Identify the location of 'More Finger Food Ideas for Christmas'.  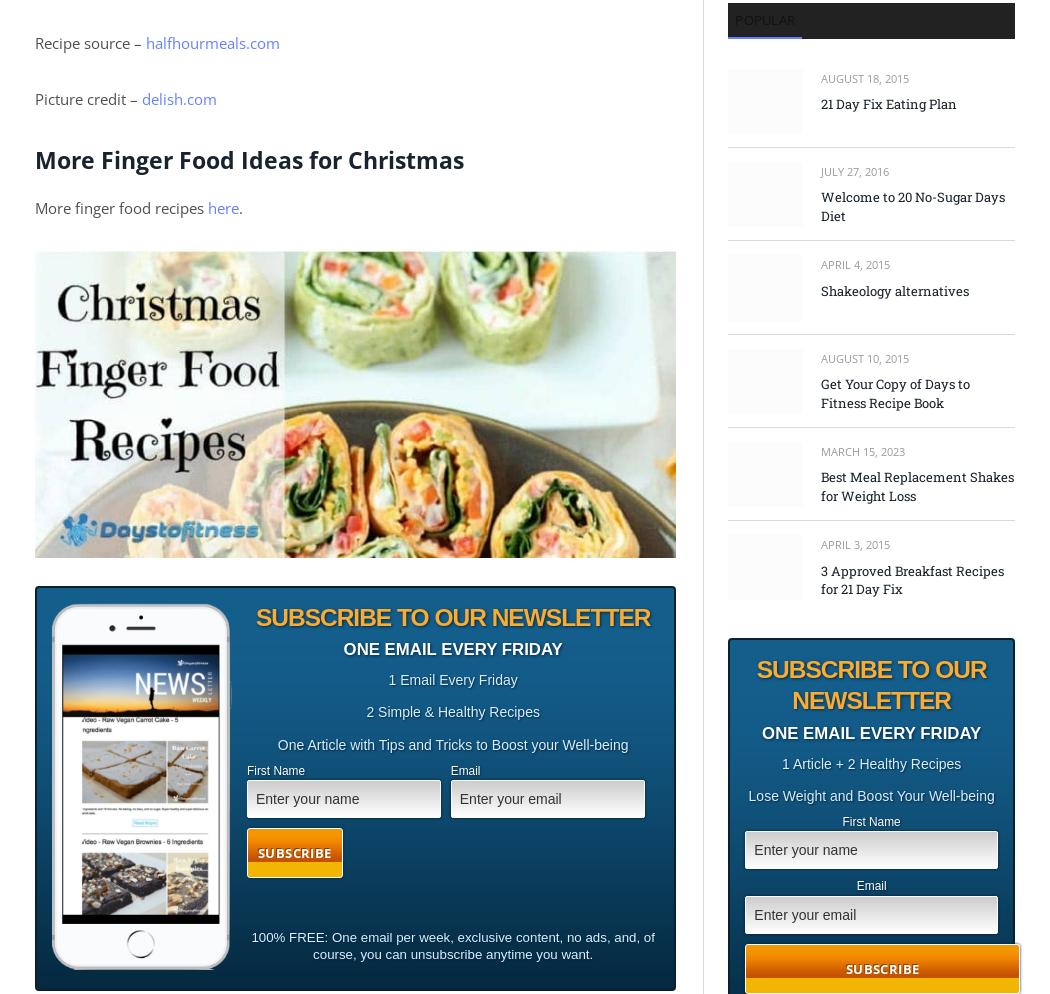
(249, 160).